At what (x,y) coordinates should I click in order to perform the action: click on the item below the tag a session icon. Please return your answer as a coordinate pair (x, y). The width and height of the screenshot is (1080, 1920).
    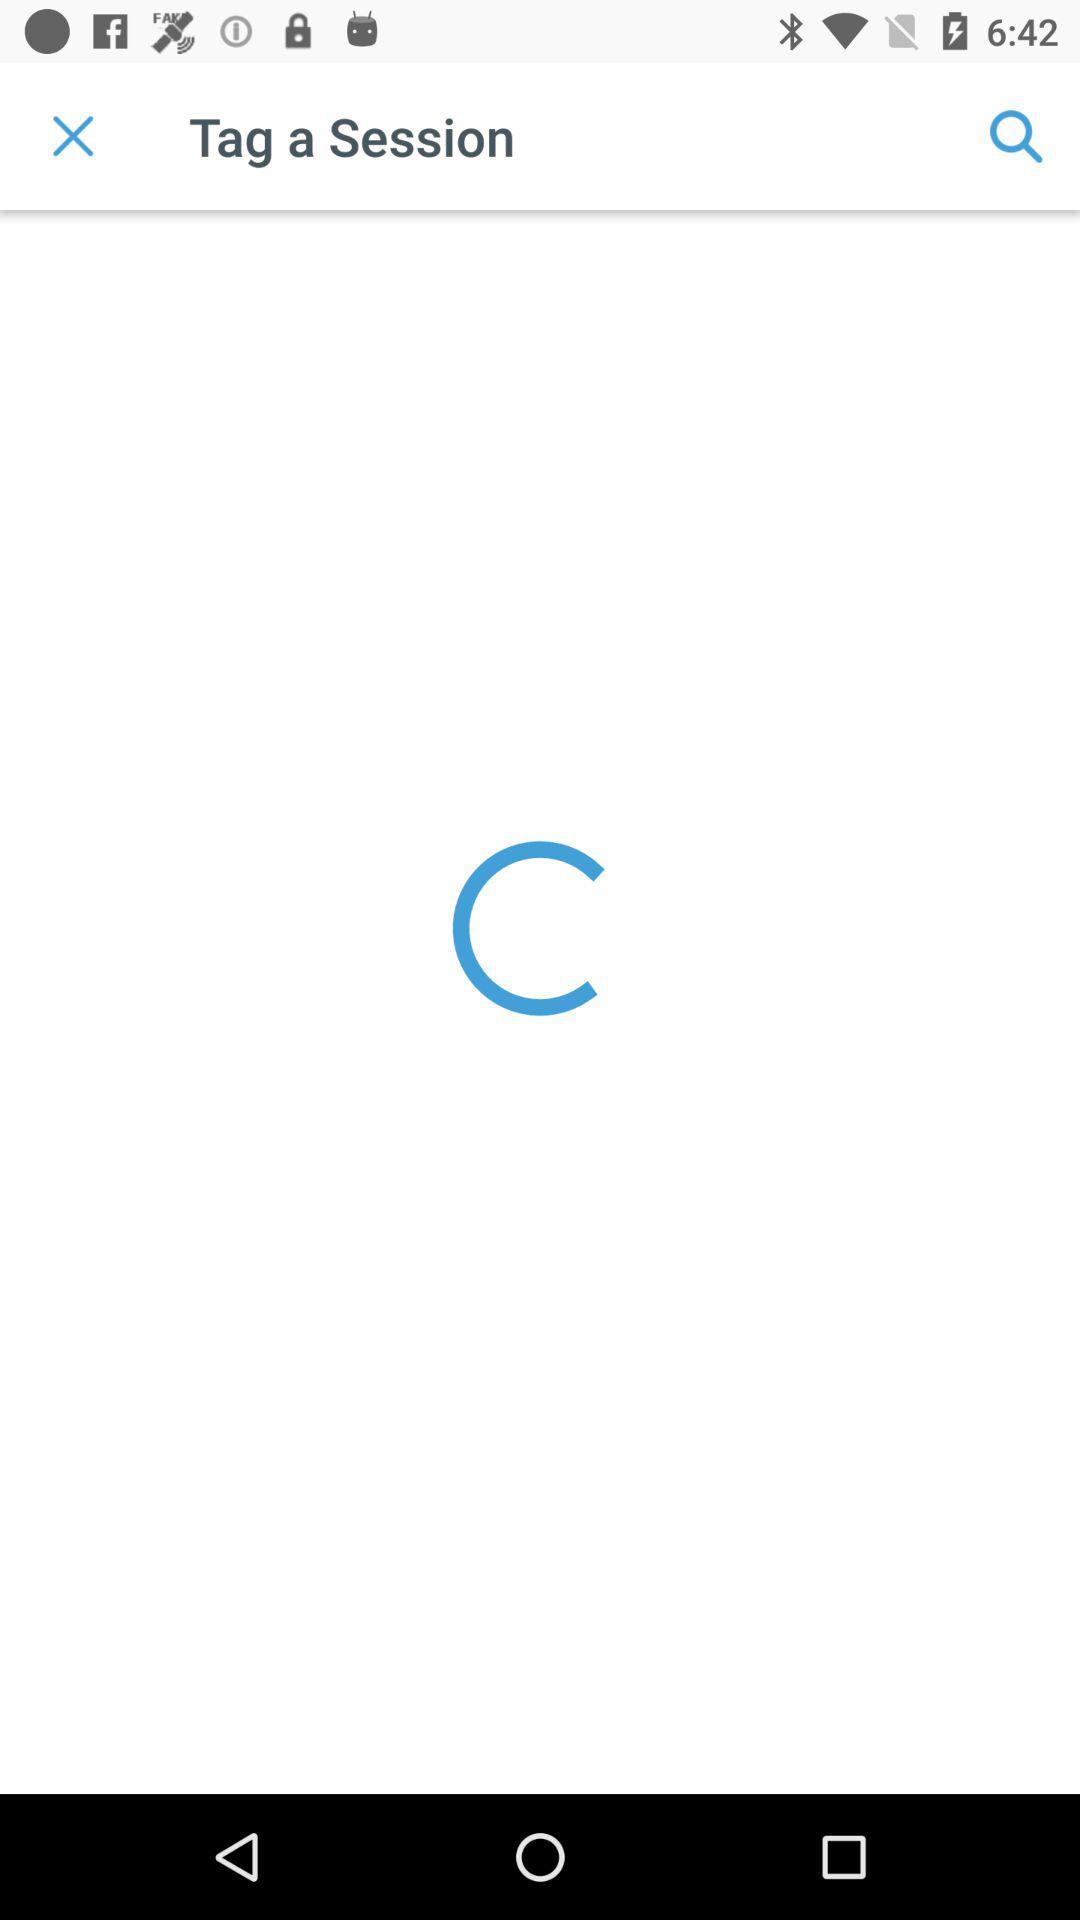
    Looking at the image, I should click on (540, 927).